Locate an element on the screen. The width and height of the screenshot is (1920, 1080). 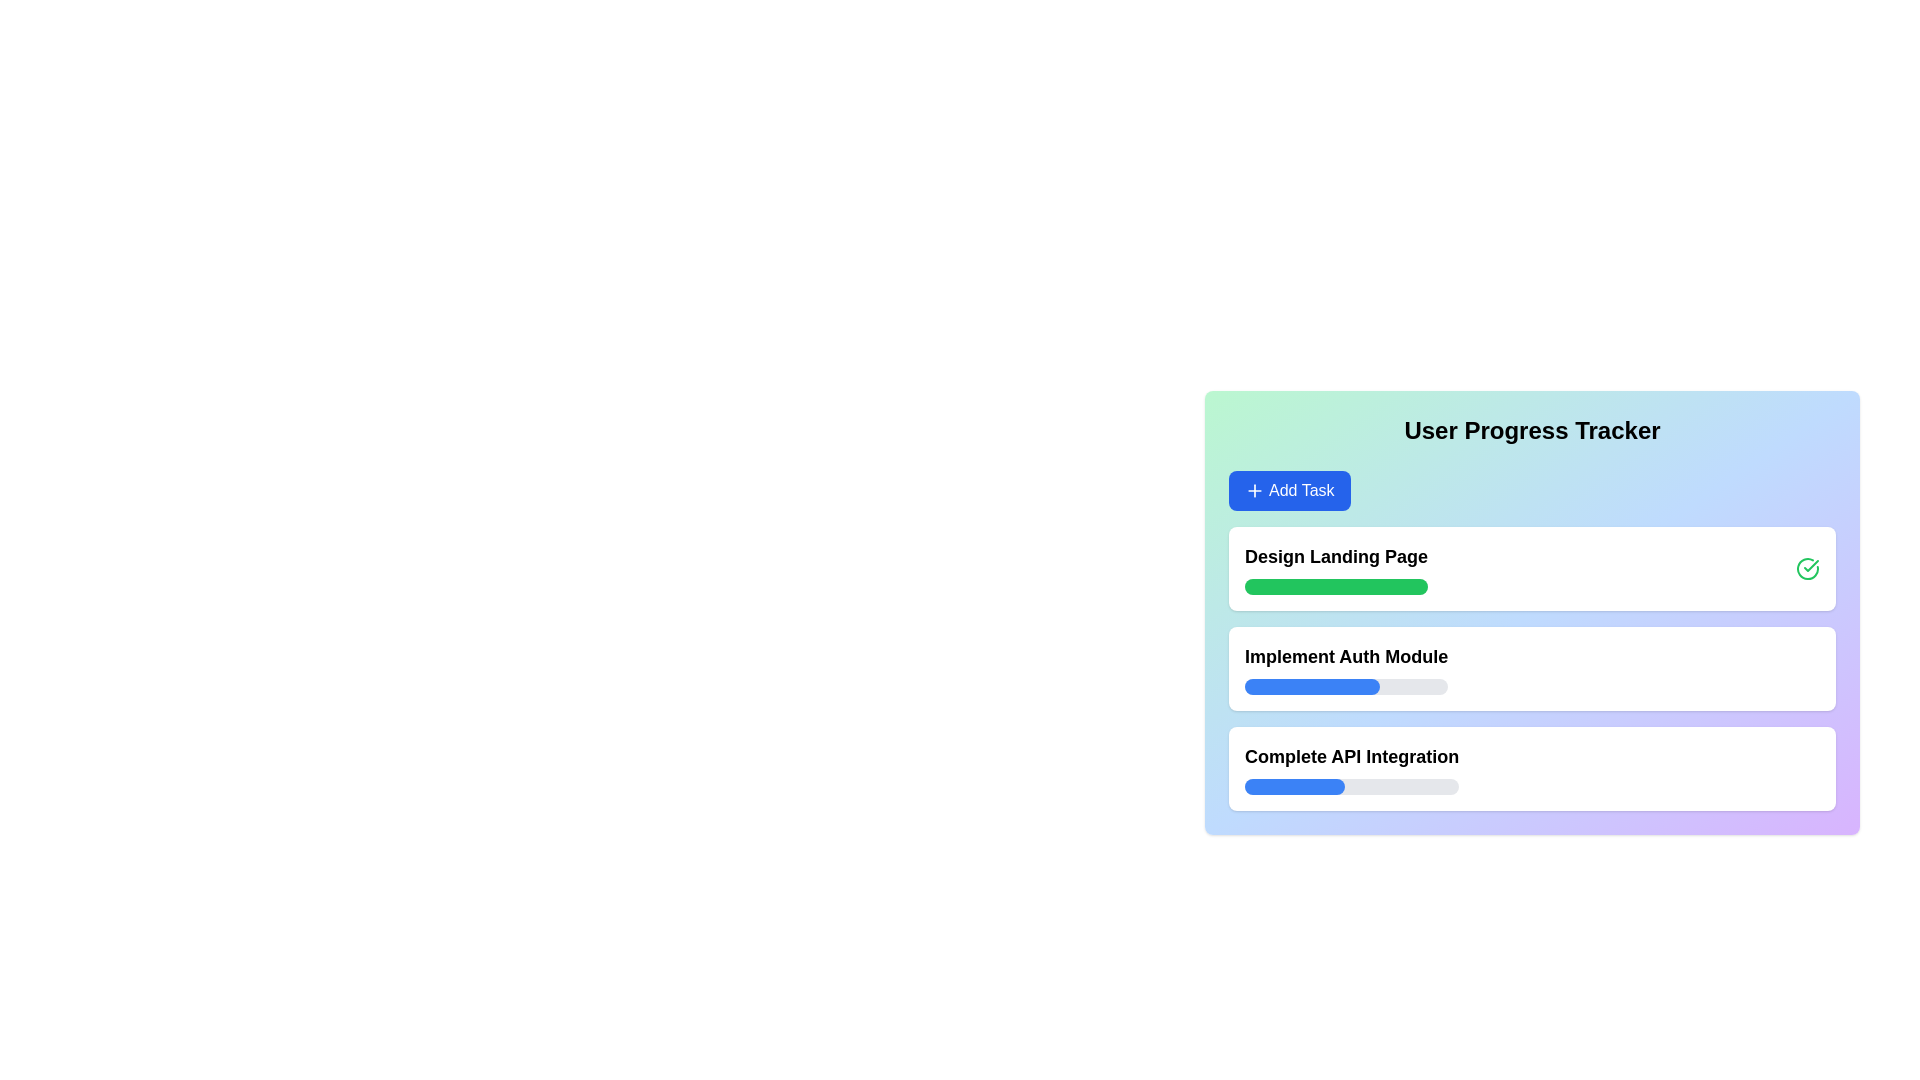
the progress bar located below the text 'Design Landing Page' in the first task card of the user progress tracker interface is located at coordinates (1336, 585).